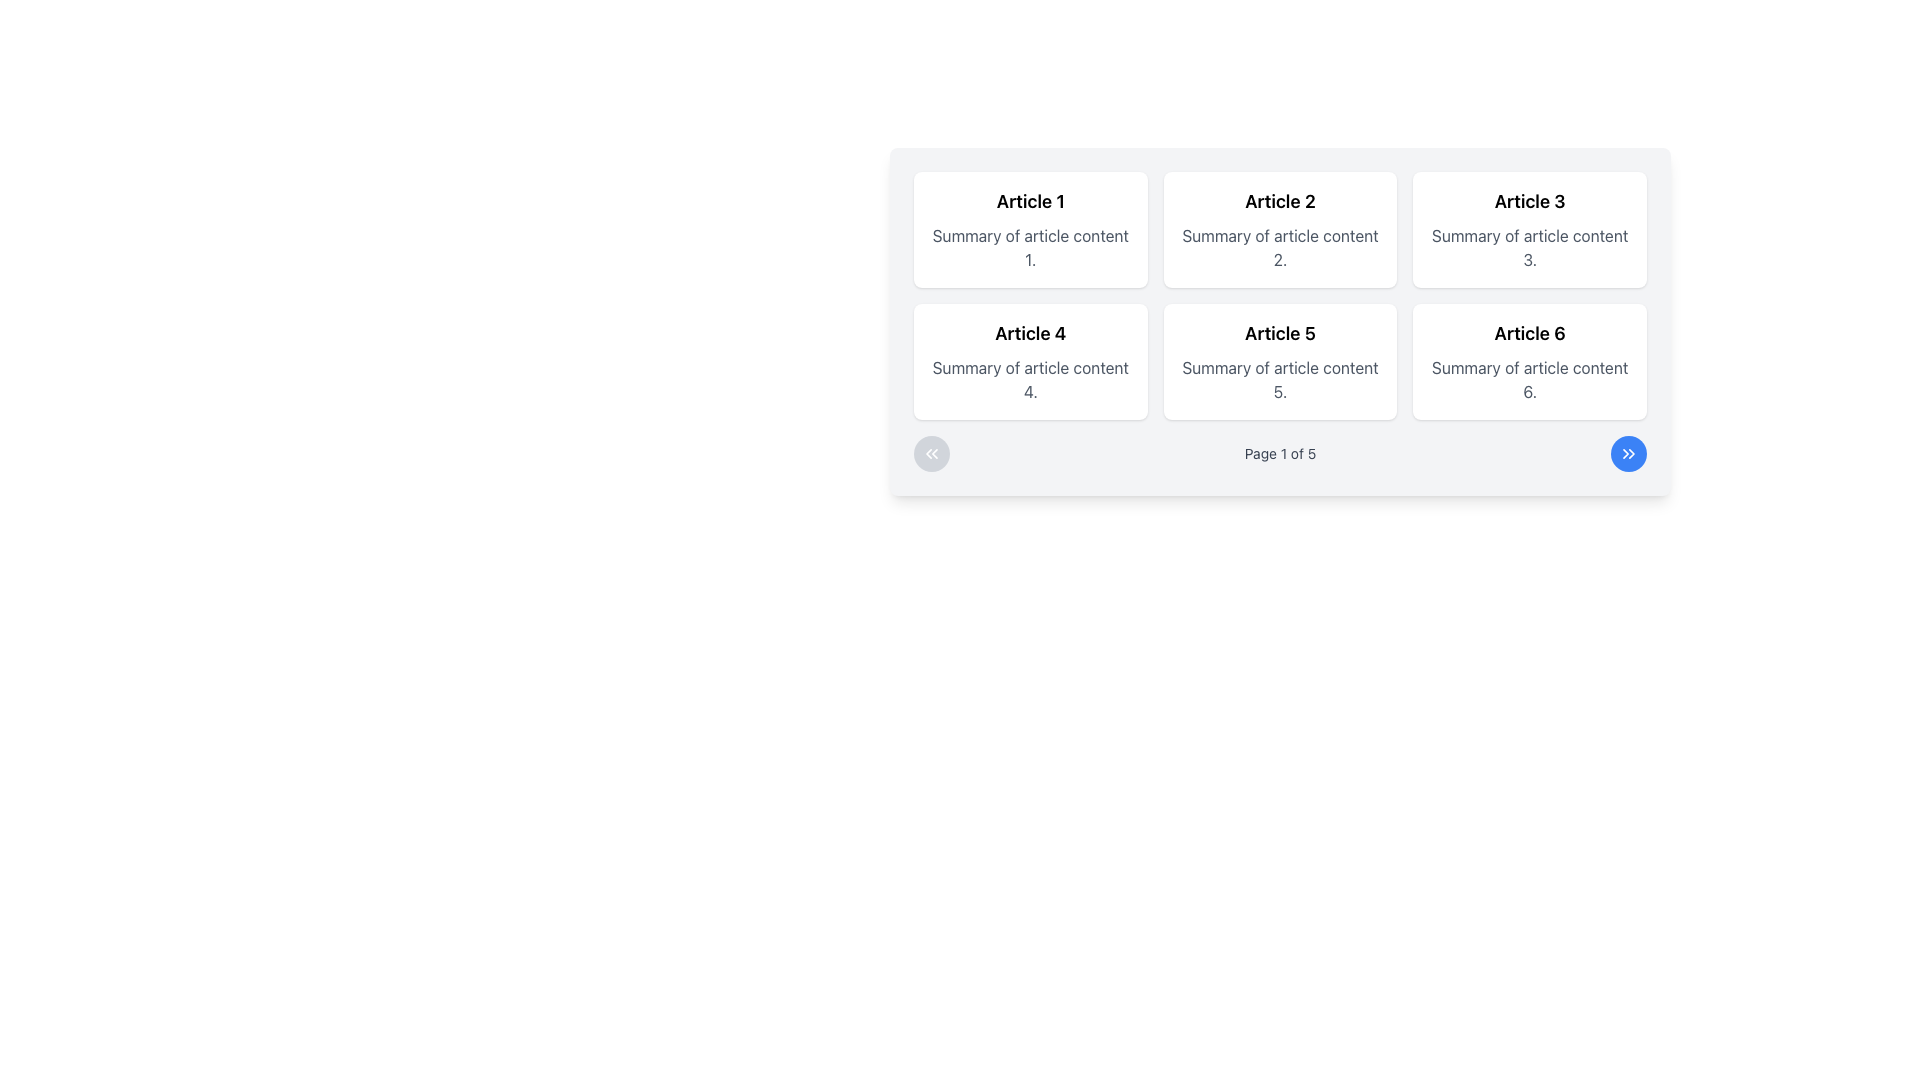 This screenshot has width=1920, height=1080. I want to click on the prominently styled text label displaying 'Article 2' located at the top-central position within the grid layout, so click(1280, 201).